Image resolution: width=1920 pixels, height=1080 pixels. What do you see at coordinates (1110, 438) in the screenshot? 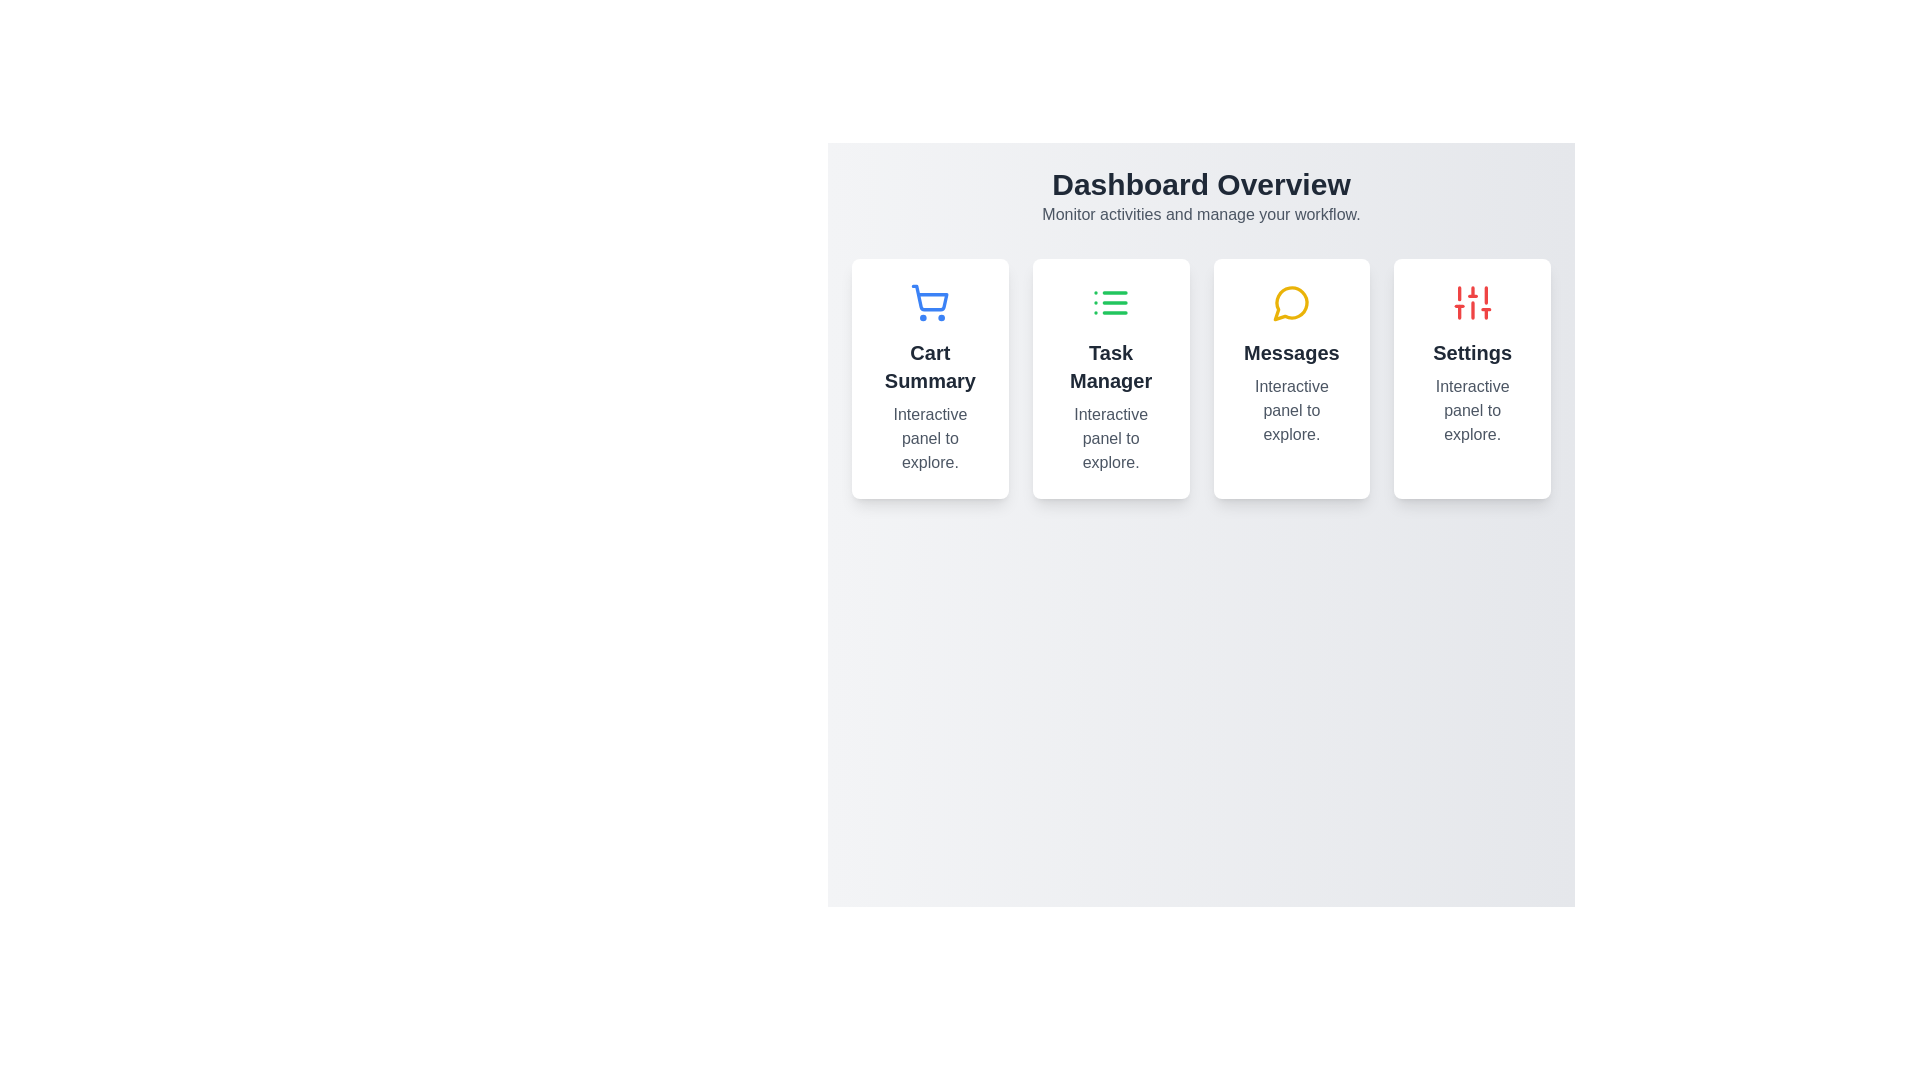
I see `the Text Label that describes the 'Task Manager' section, positioned directly under the 'Task Manager' title` at bounding box center [1110, 438].